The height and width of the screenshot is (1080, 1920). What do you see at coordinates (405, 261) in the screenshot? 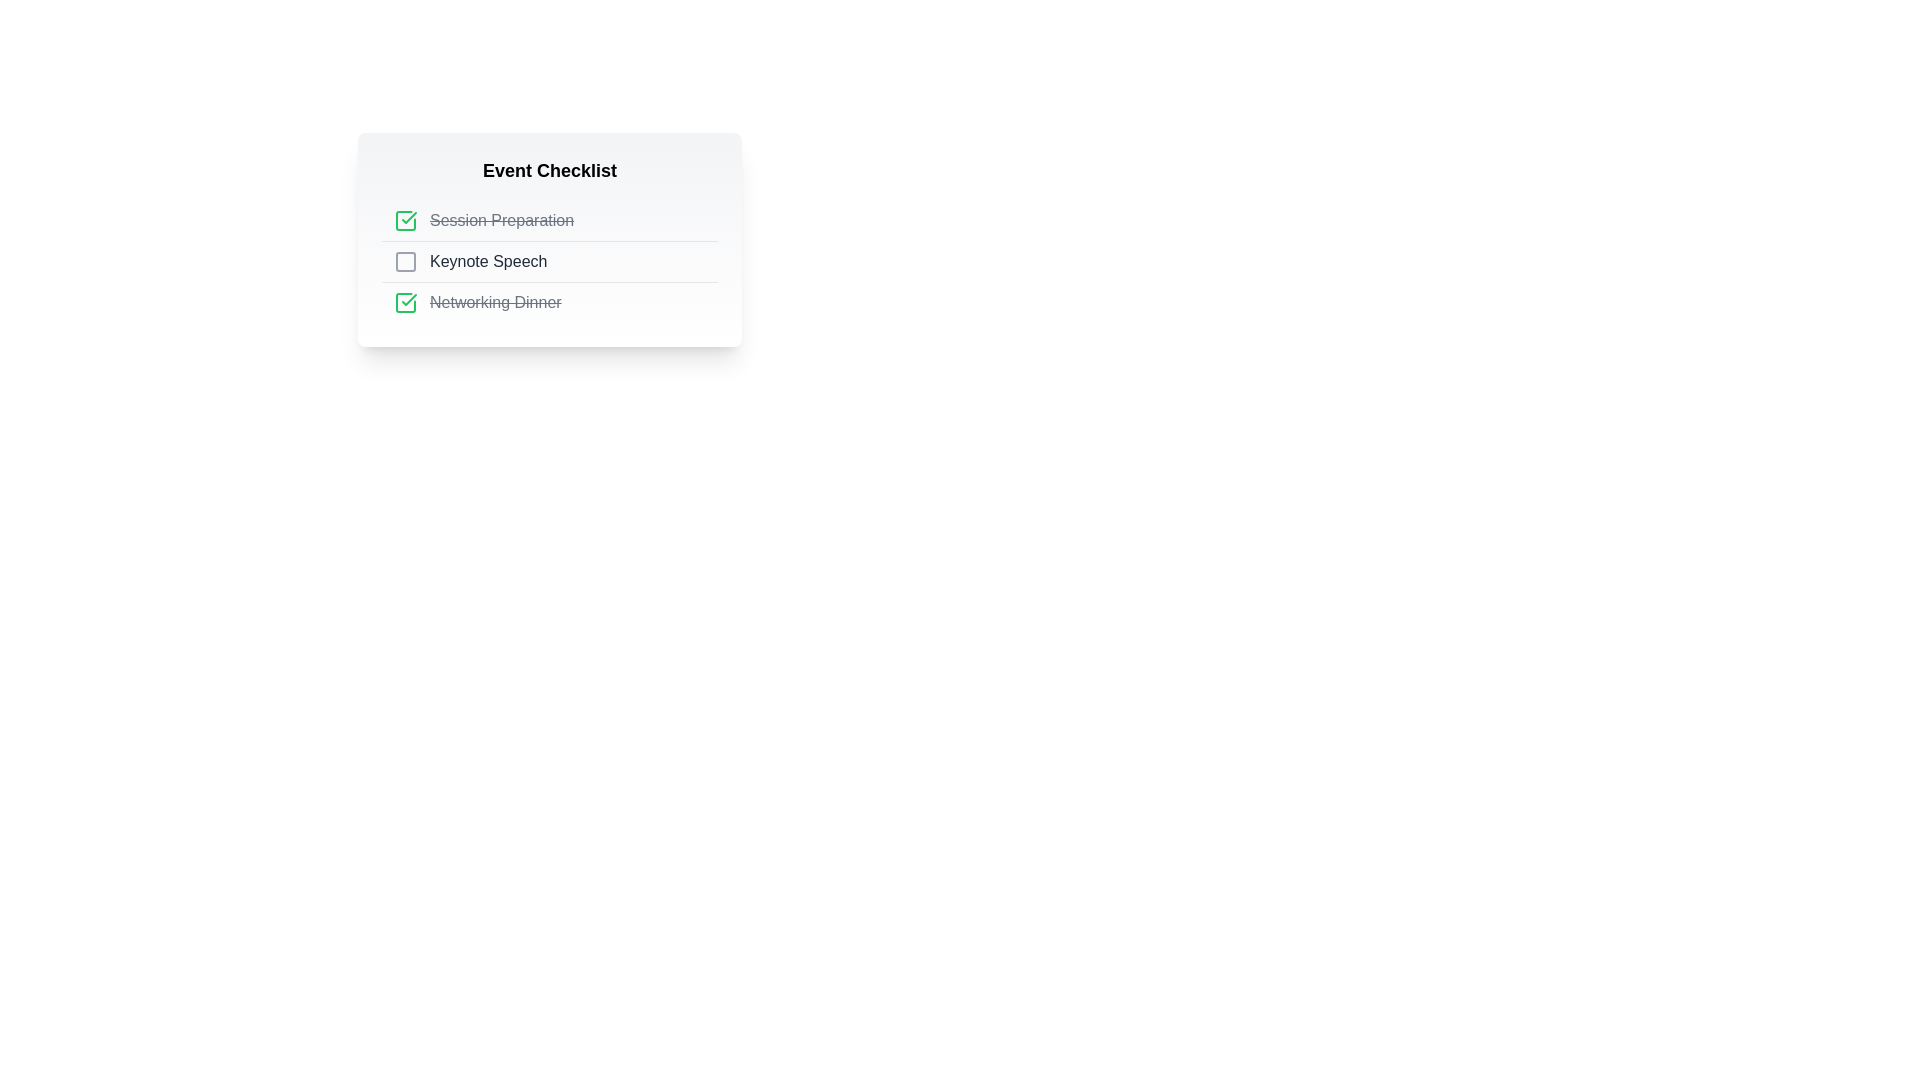
I see `the square-shaped outline icon with rounded corners, located to the left of the 'Keynote Speech' text` at bounding box center [405, 261].